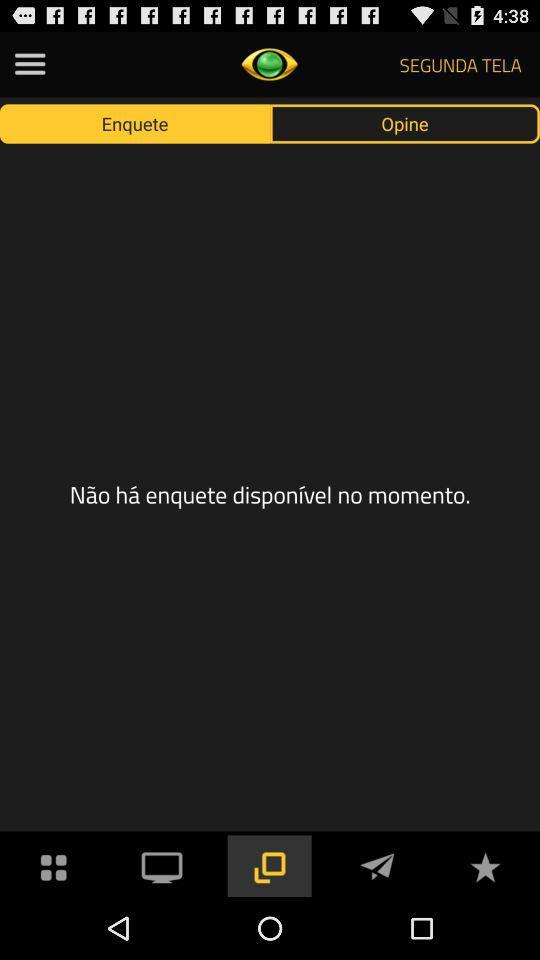  I want to click on the icon above the enquete, so click(29, 64).